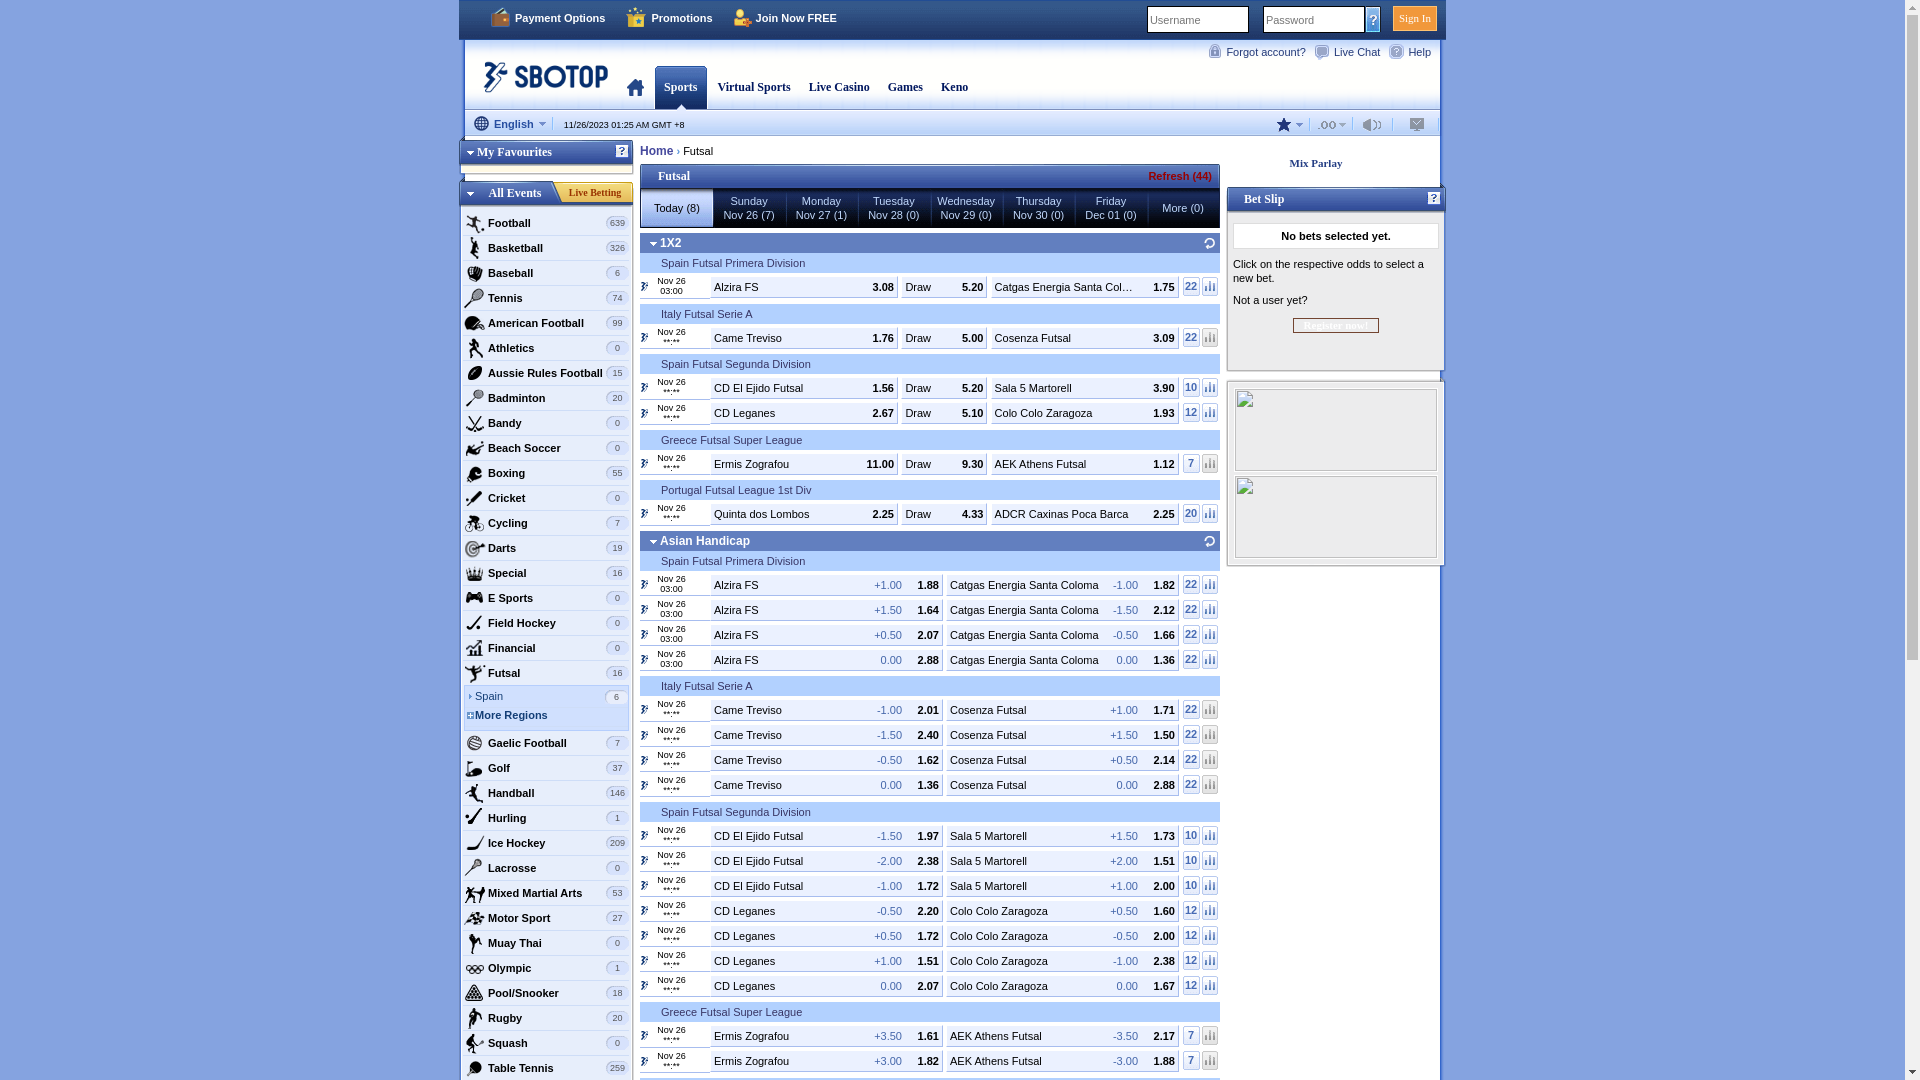 This screenshot has height=1080, width=1920. What do you see at coordinates (826, 608) in the screenshot?
I see `'1.64` at bounding box center [826, 608].